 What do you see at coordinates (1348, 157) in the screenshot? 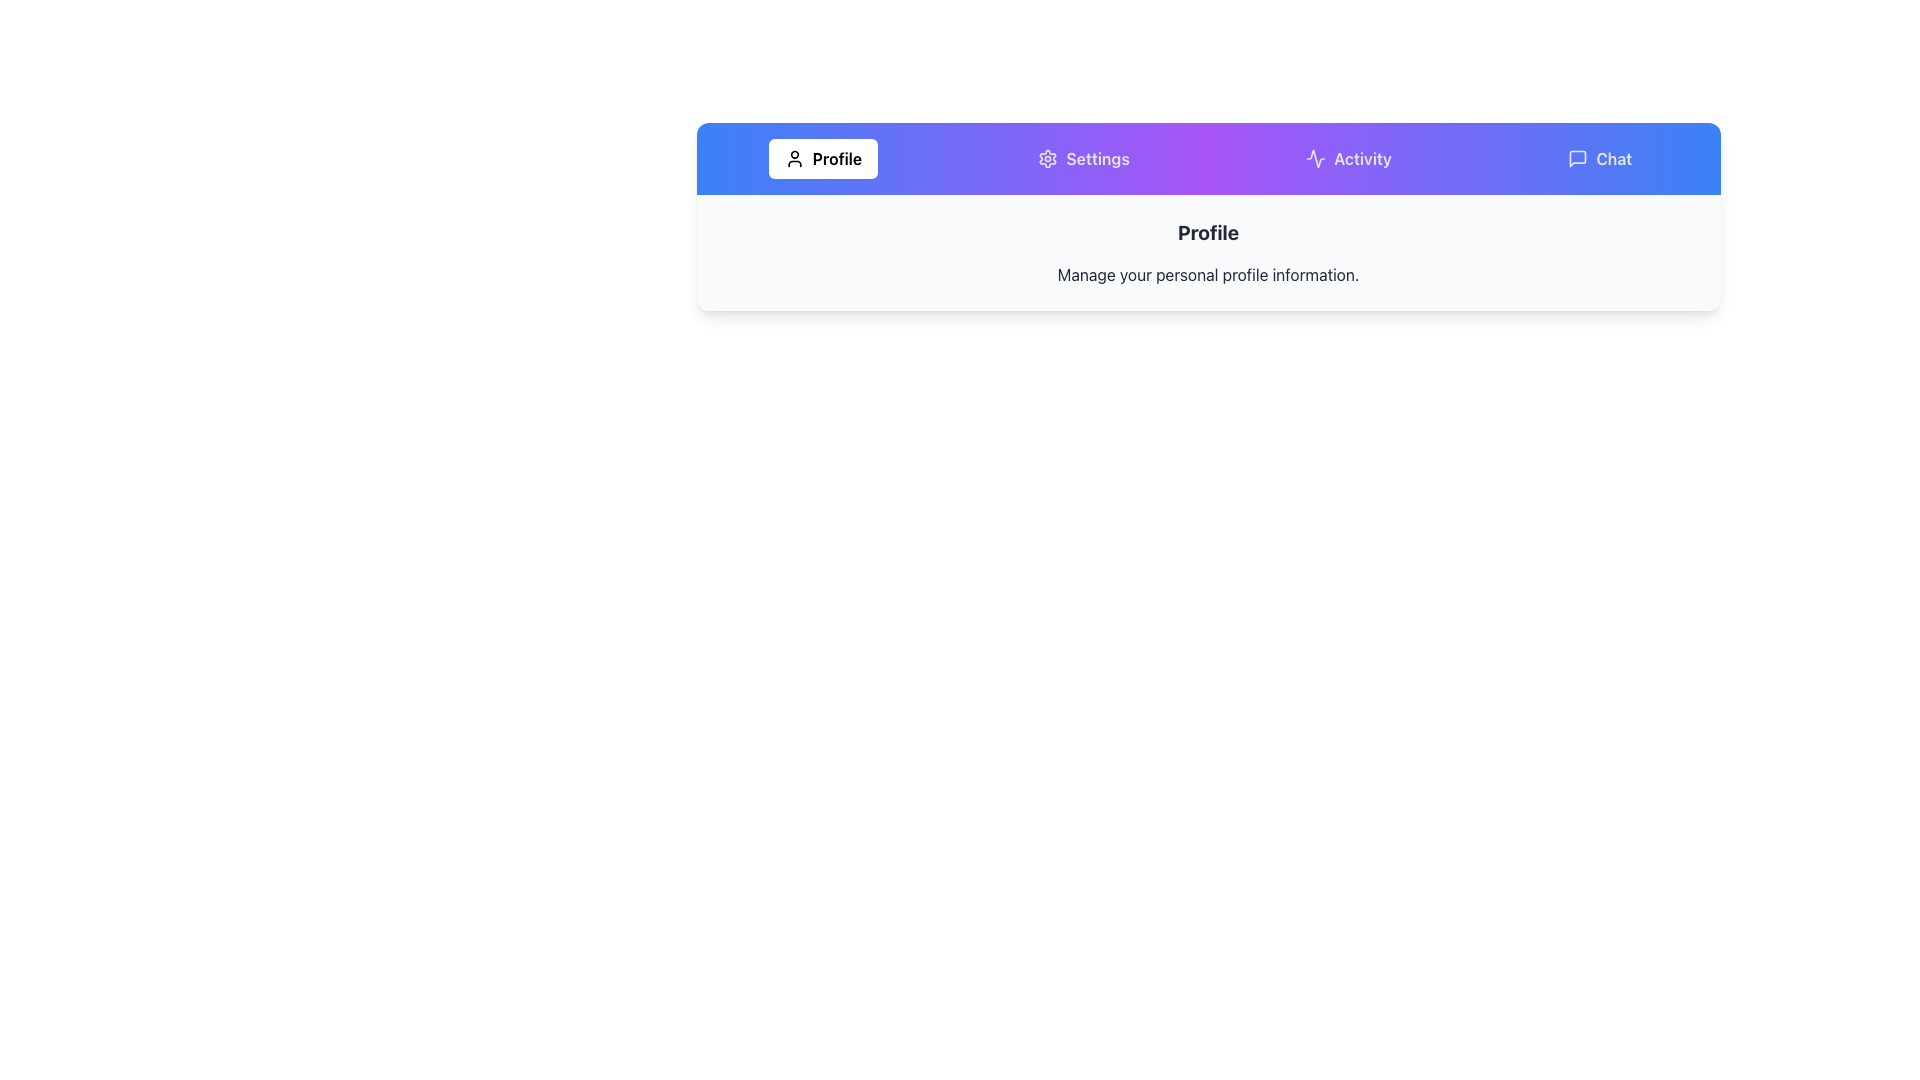
I see `the 'Activity' navigation button, which is a rounded rectangular button with a gradient purple-to-blue background and white text, located in the header section between the 'Settings' and 'Chat' buttons` at bounding box center [1348, 157].